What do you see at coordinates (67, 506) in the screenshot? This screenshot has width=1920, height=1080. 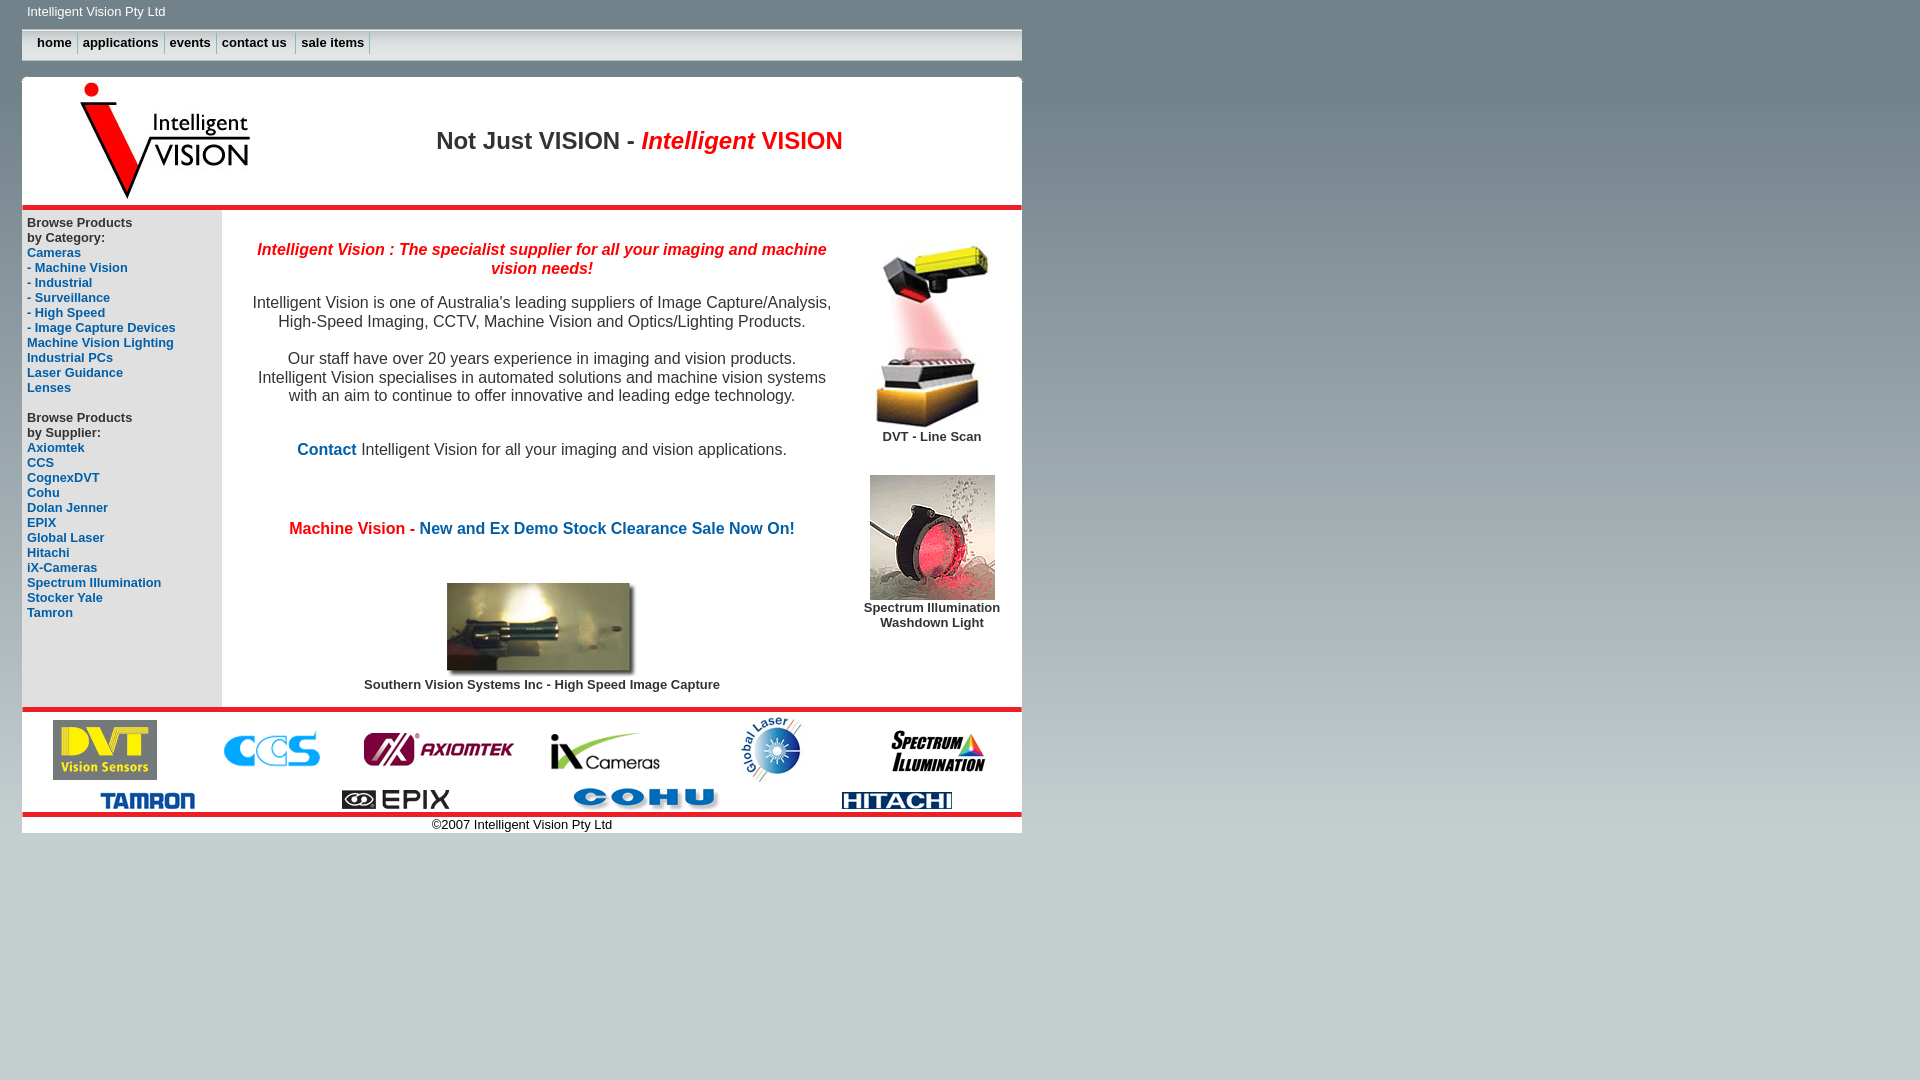 I see `'Dolan Jenner'` at bounding box center [67, 506].